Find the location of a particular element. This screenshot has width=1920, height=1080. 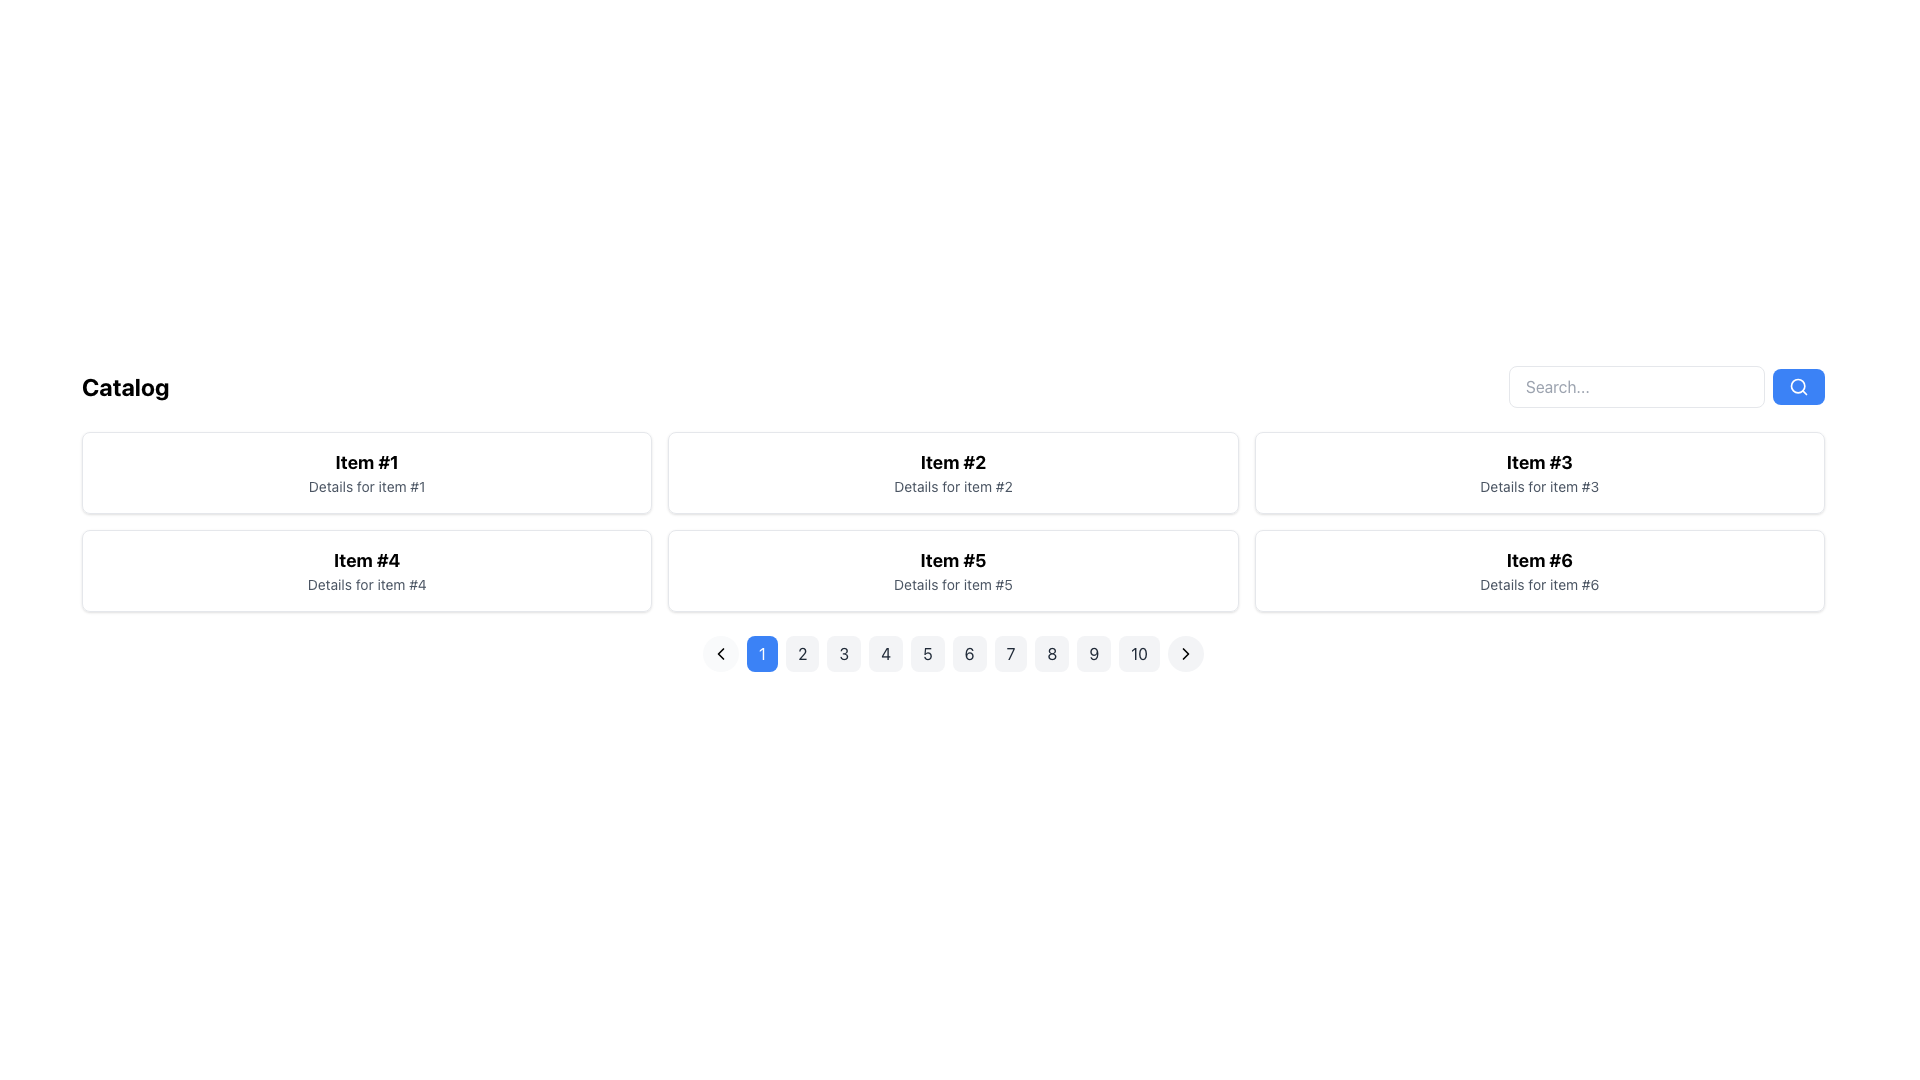

the interactive card labeled 'Item #5' which features a bold title and a smaller gray subtitle, located in the second position of the grid layout is located at coordinates (952, 570).